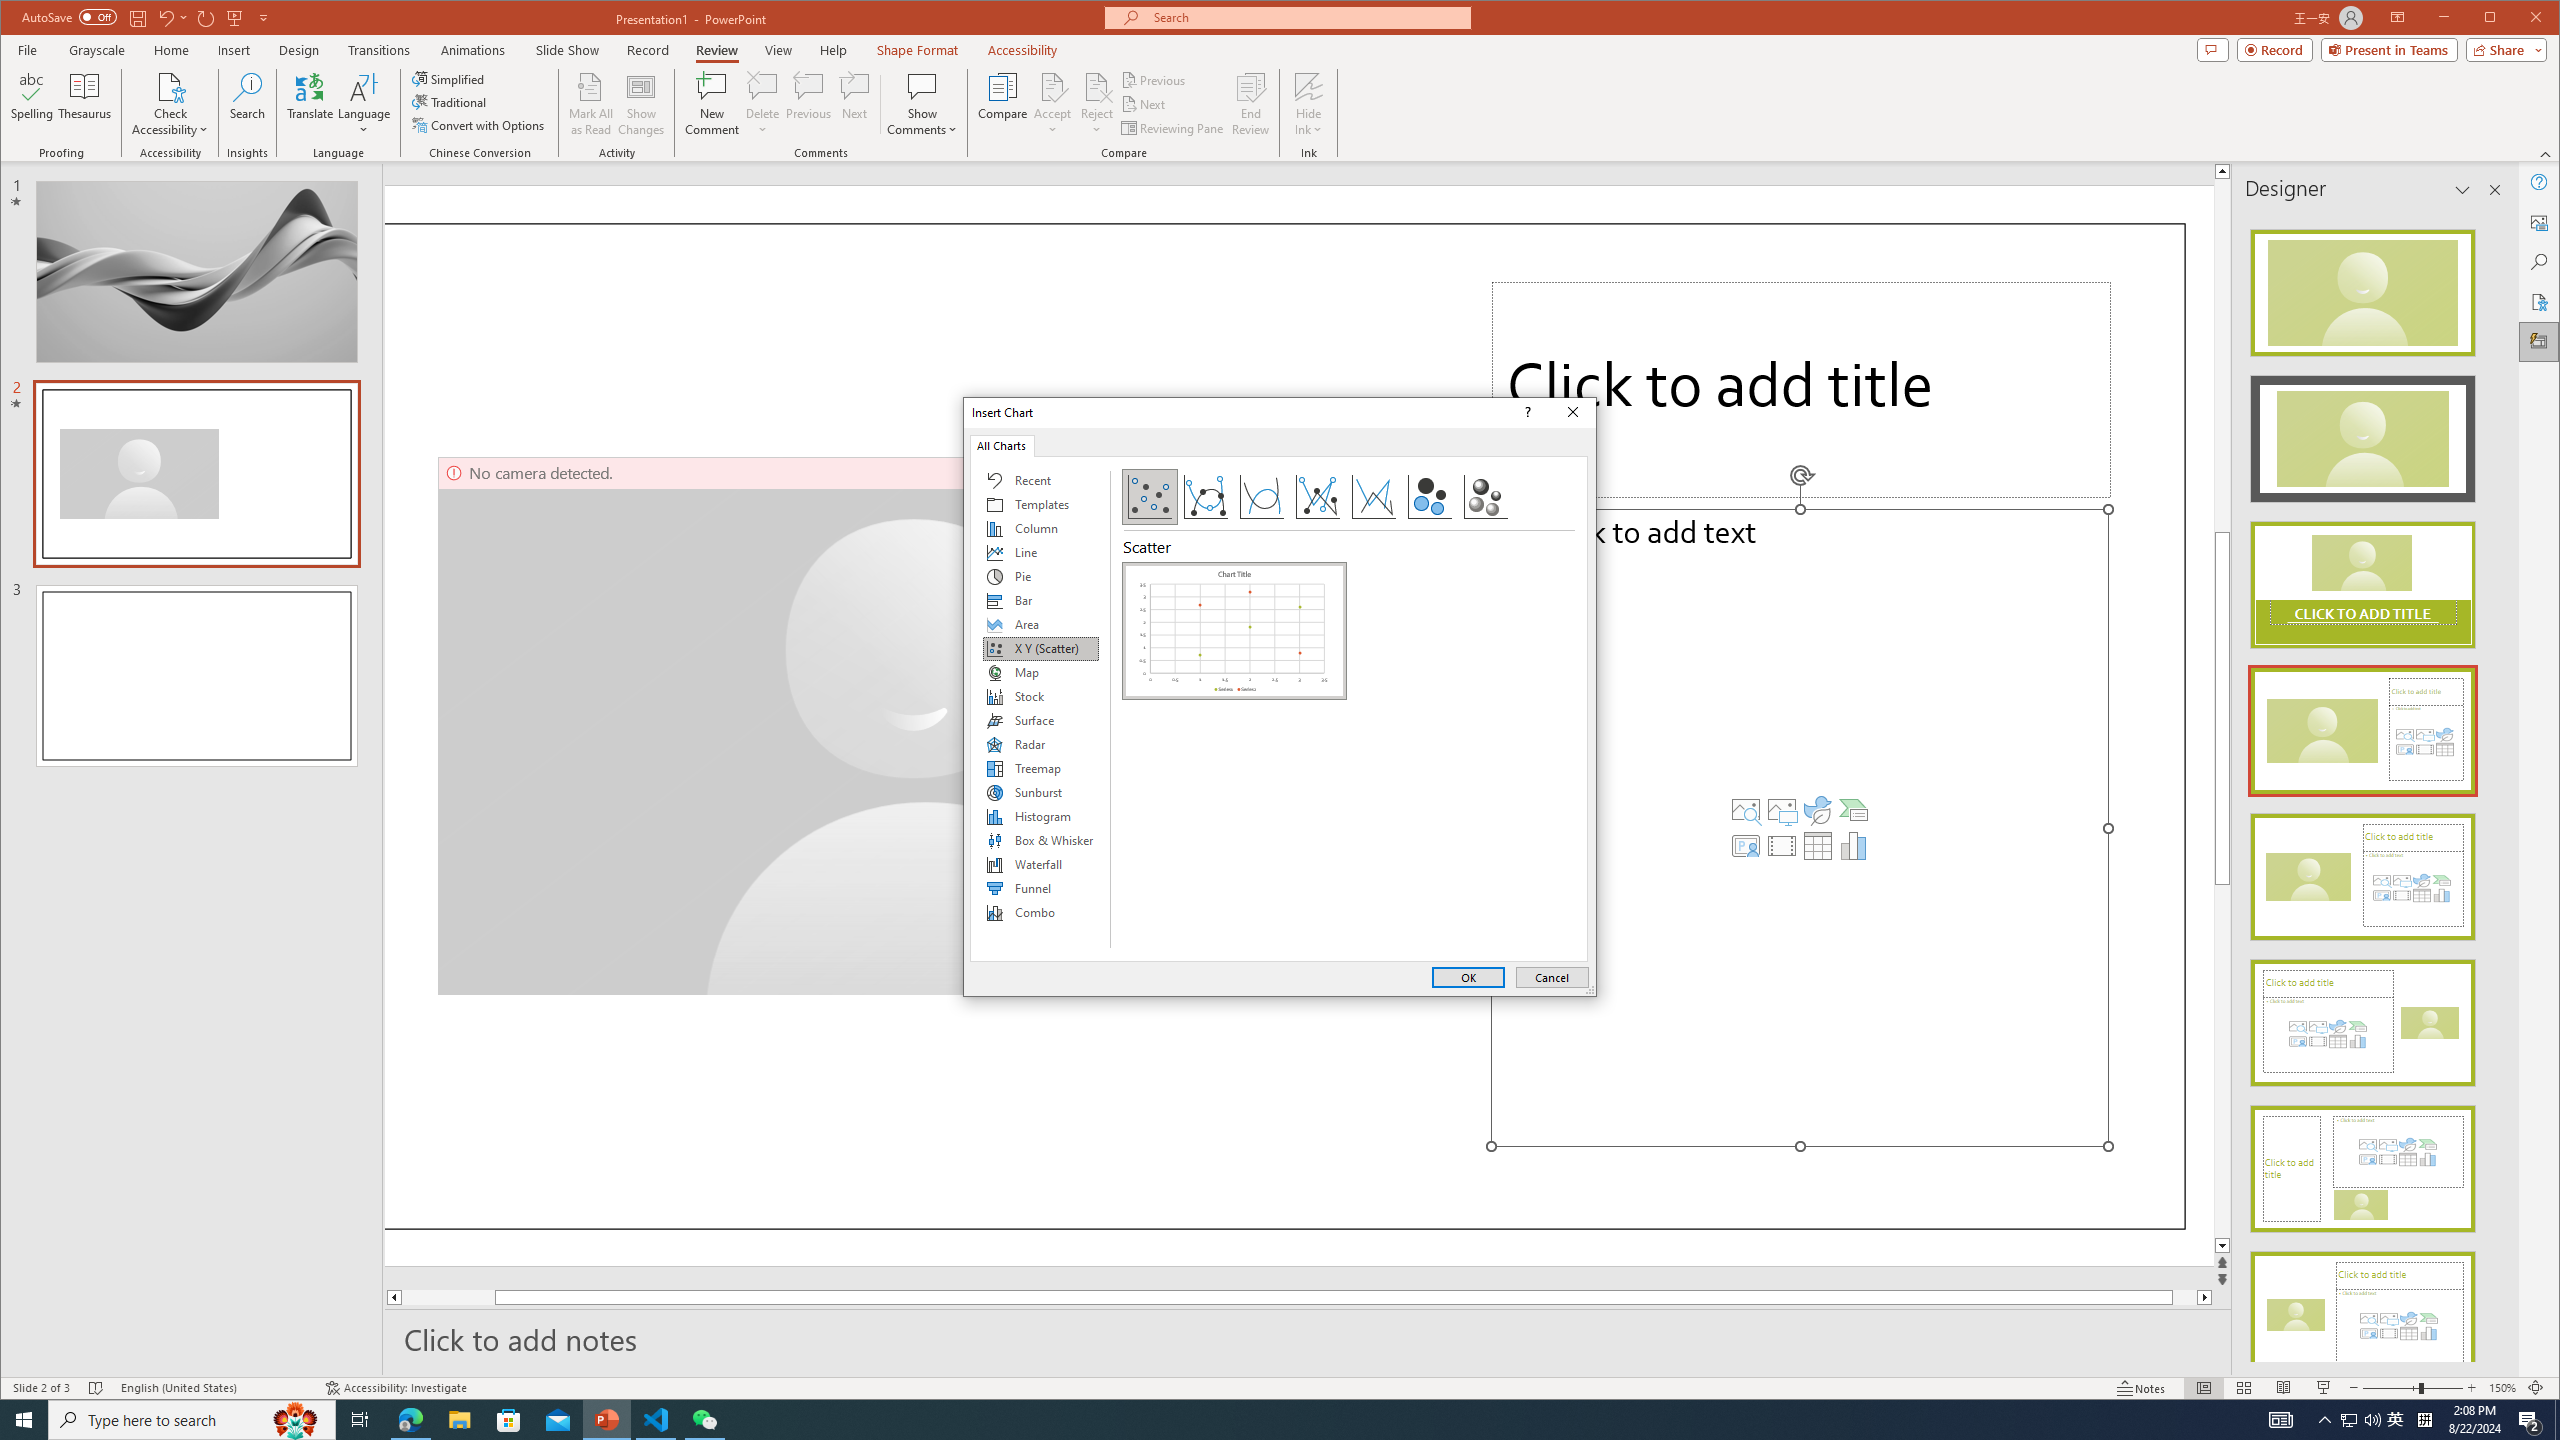  Describe the element at coordinates (1173, 127) in the screenshot. I see `'Reviewing Pane'` at that location.